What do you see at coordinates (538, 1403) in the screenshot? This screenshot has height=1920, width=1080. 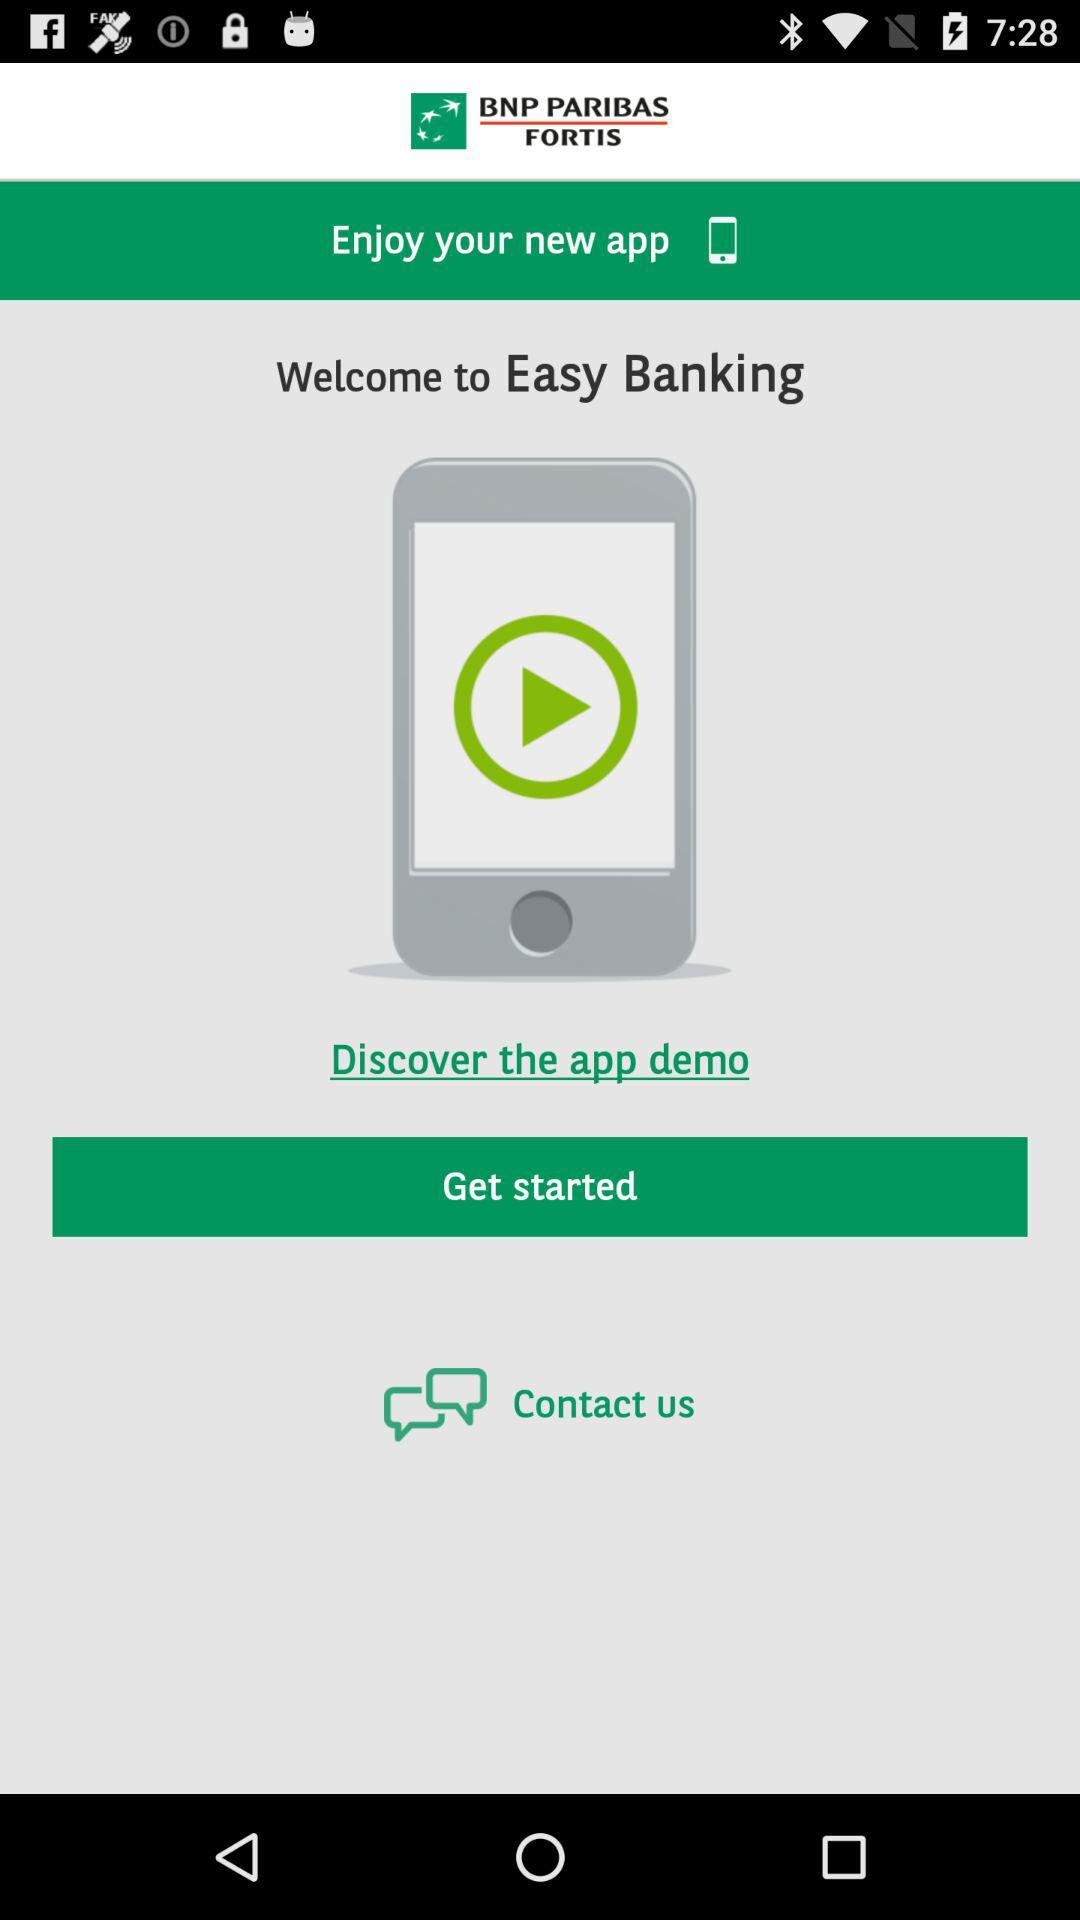 I see `the item below the get started` at bounding box center [538, 1403].